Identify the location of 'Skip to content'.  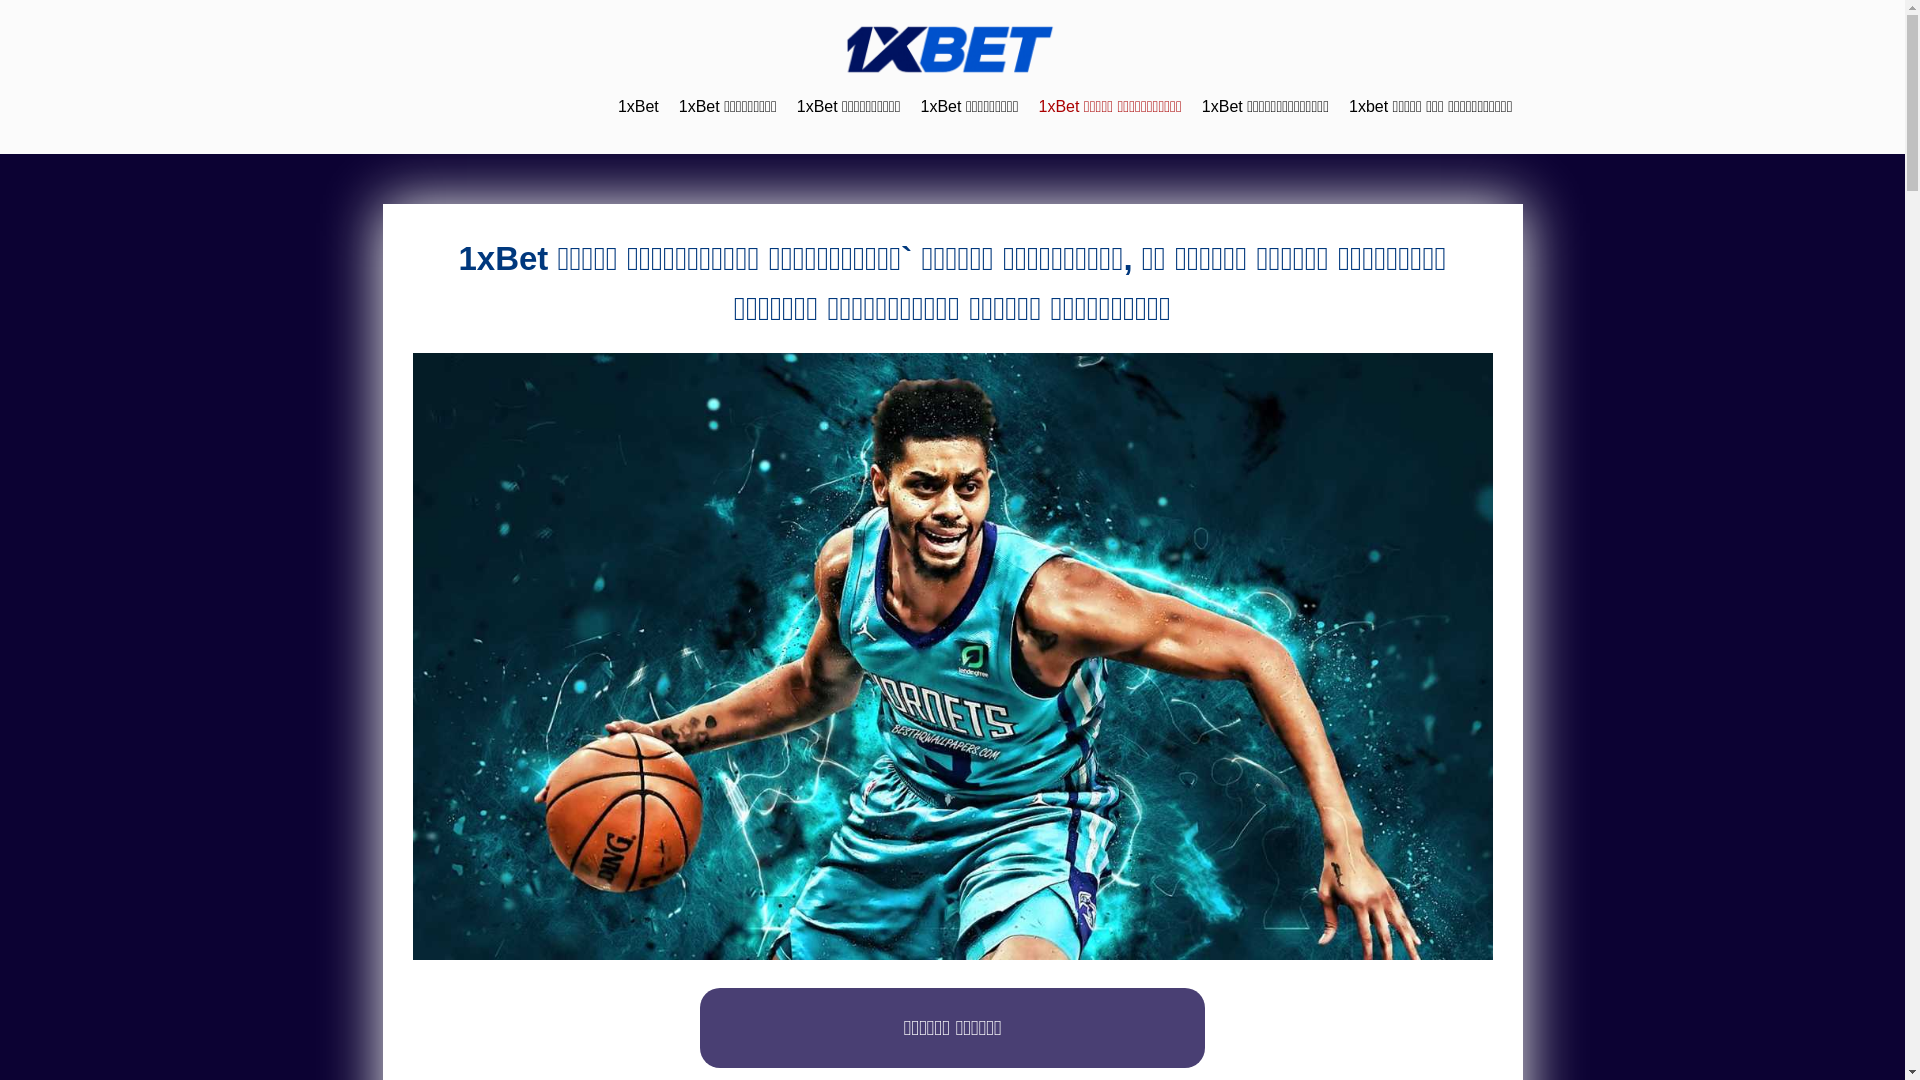
(0, 0).